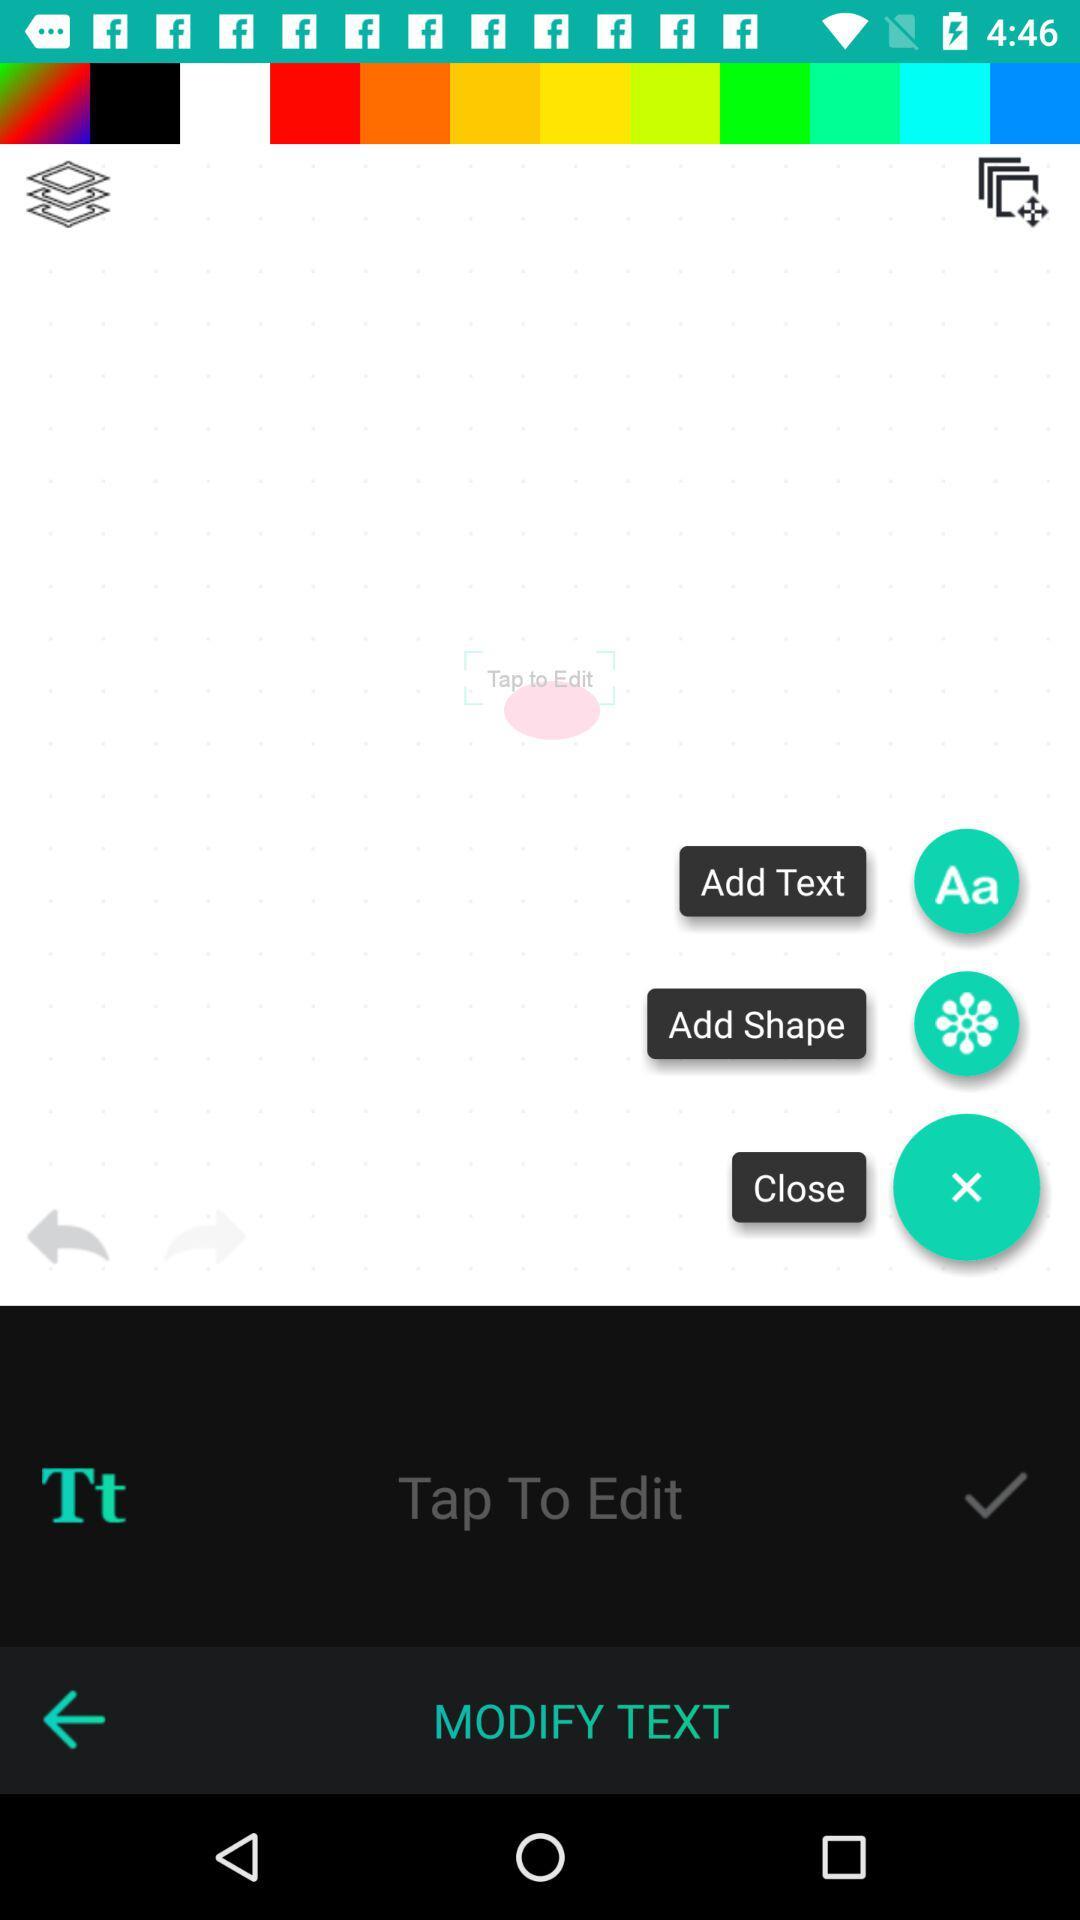 The width and height of the screenshot is (1080, 1920). I want to click on previous page, so click(72, 1719).